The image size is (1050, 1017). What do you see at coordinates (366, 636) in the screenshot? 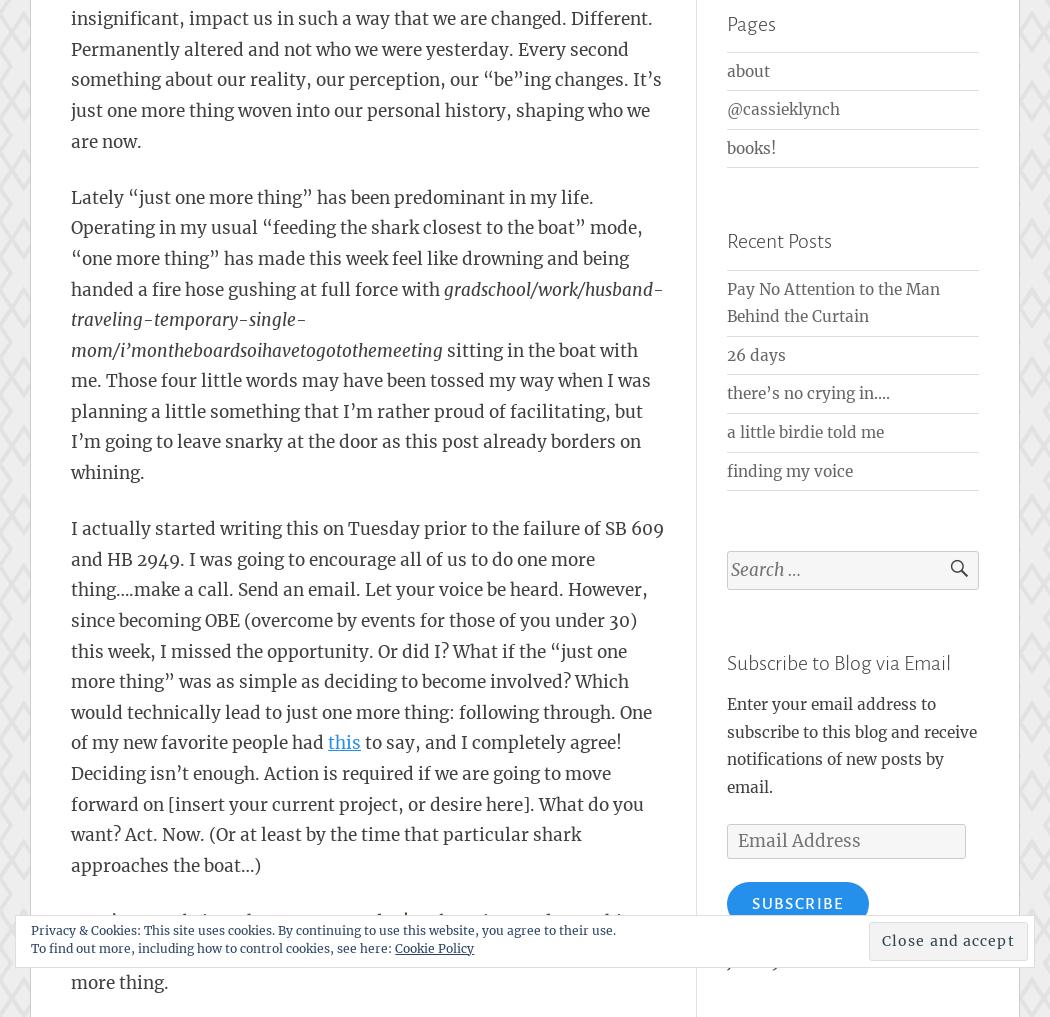
I see `'I actually started writing this on Tuesday prior to the failure of SB 609 and HB 2949. I was going to encourage all of us to do one more thing….make a call. Send an email. Let your voice be heard. However, since becoming OBE (overcome by events for those of you under 30) this week, I missed the opportunity. Or did I? What if the “just one more thing” was as simple as deciding to become involved? Which would technically lead to just one more thing: following through. One of my new favorite people had'` at bounding box center [366, 636].